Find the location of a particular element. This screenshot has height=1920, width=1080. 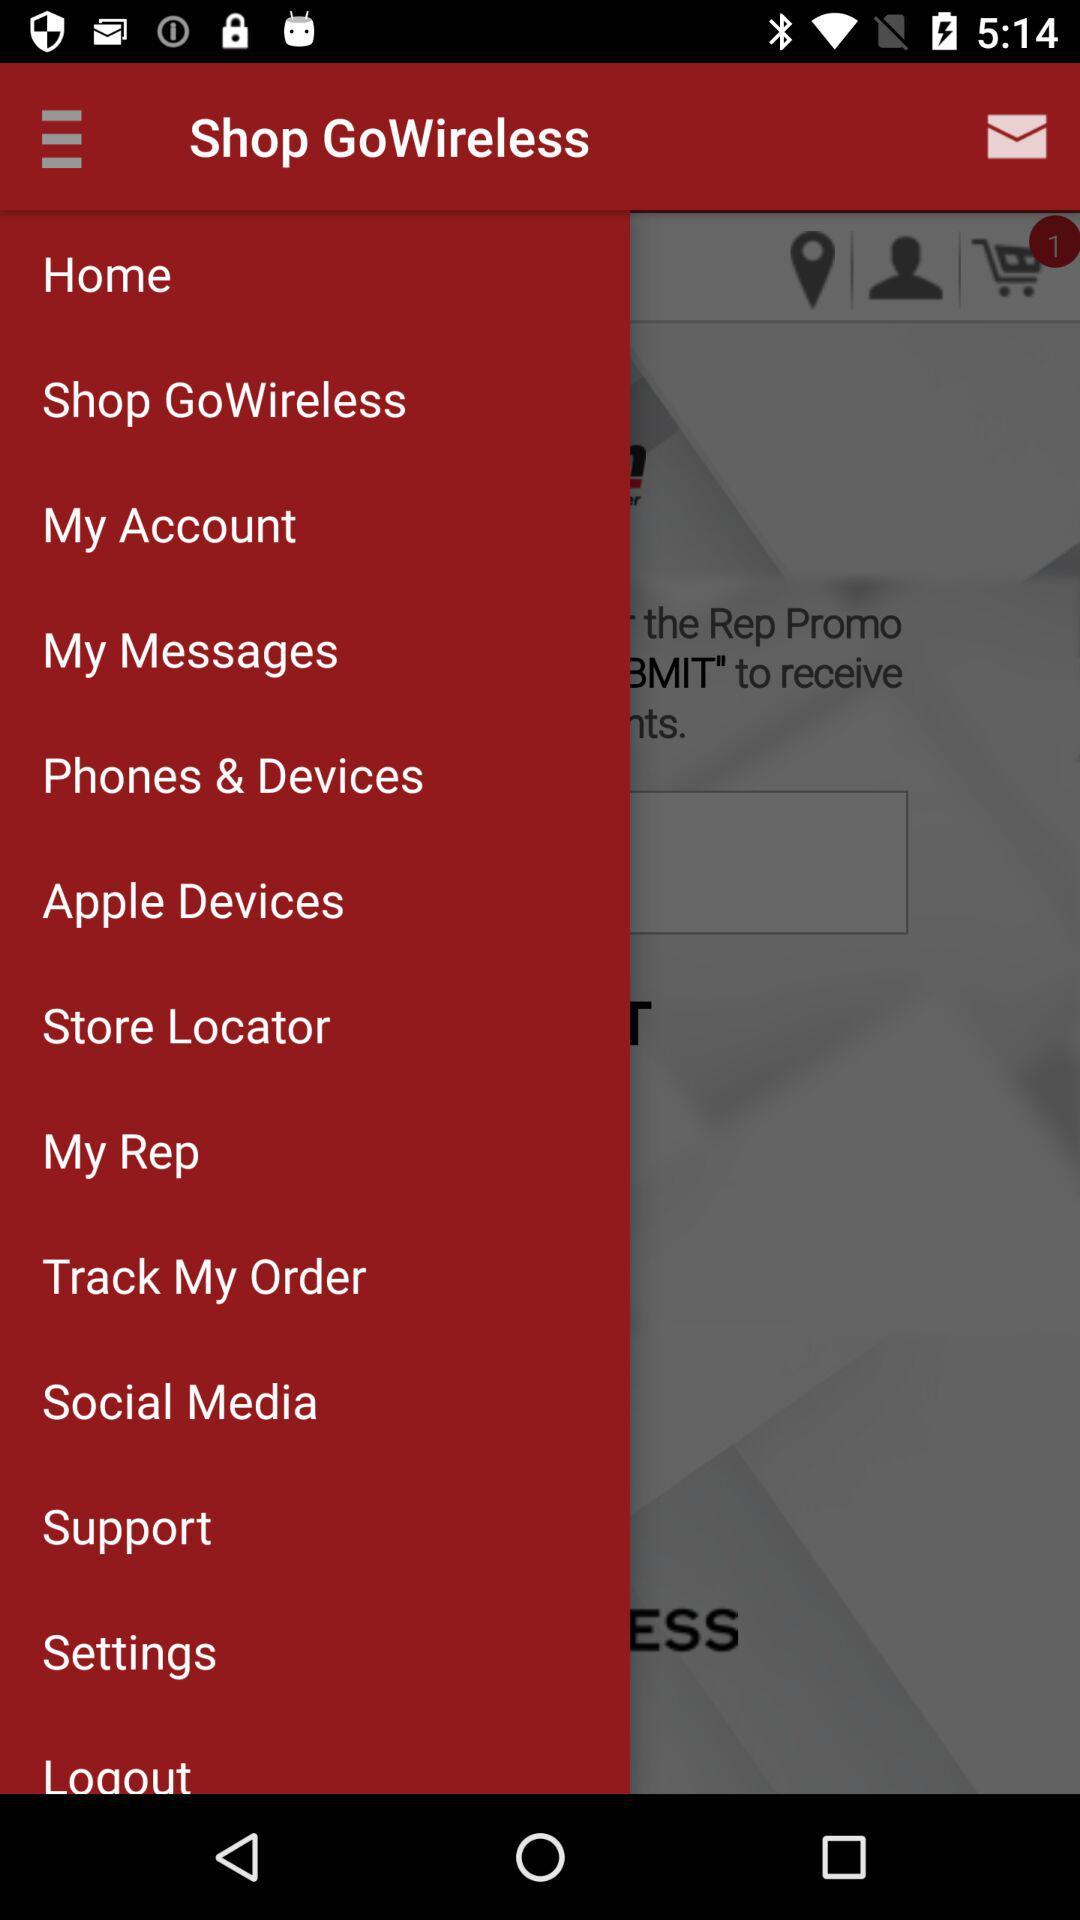

the track my order icon is located at coordinates (315, 1274).